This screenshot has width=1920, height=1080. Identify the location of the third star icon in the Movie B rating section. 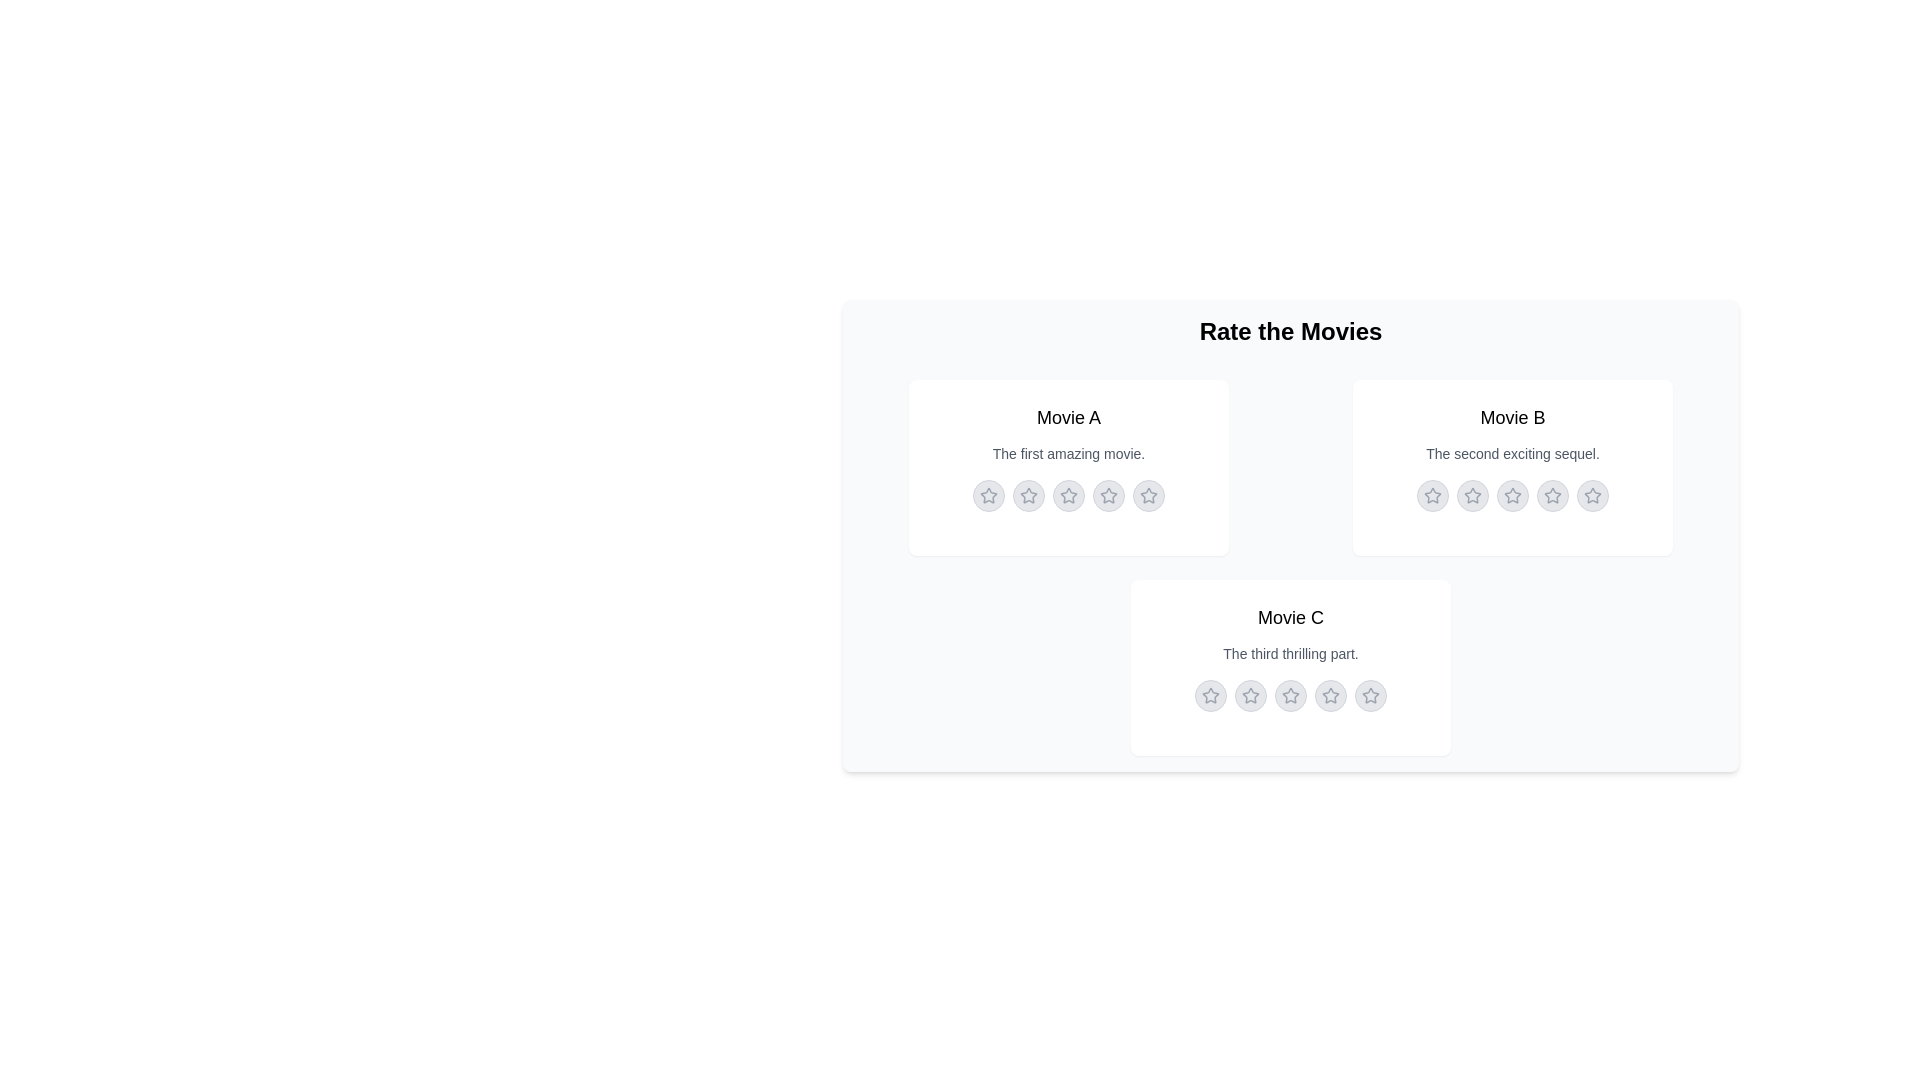
(1512, 495).